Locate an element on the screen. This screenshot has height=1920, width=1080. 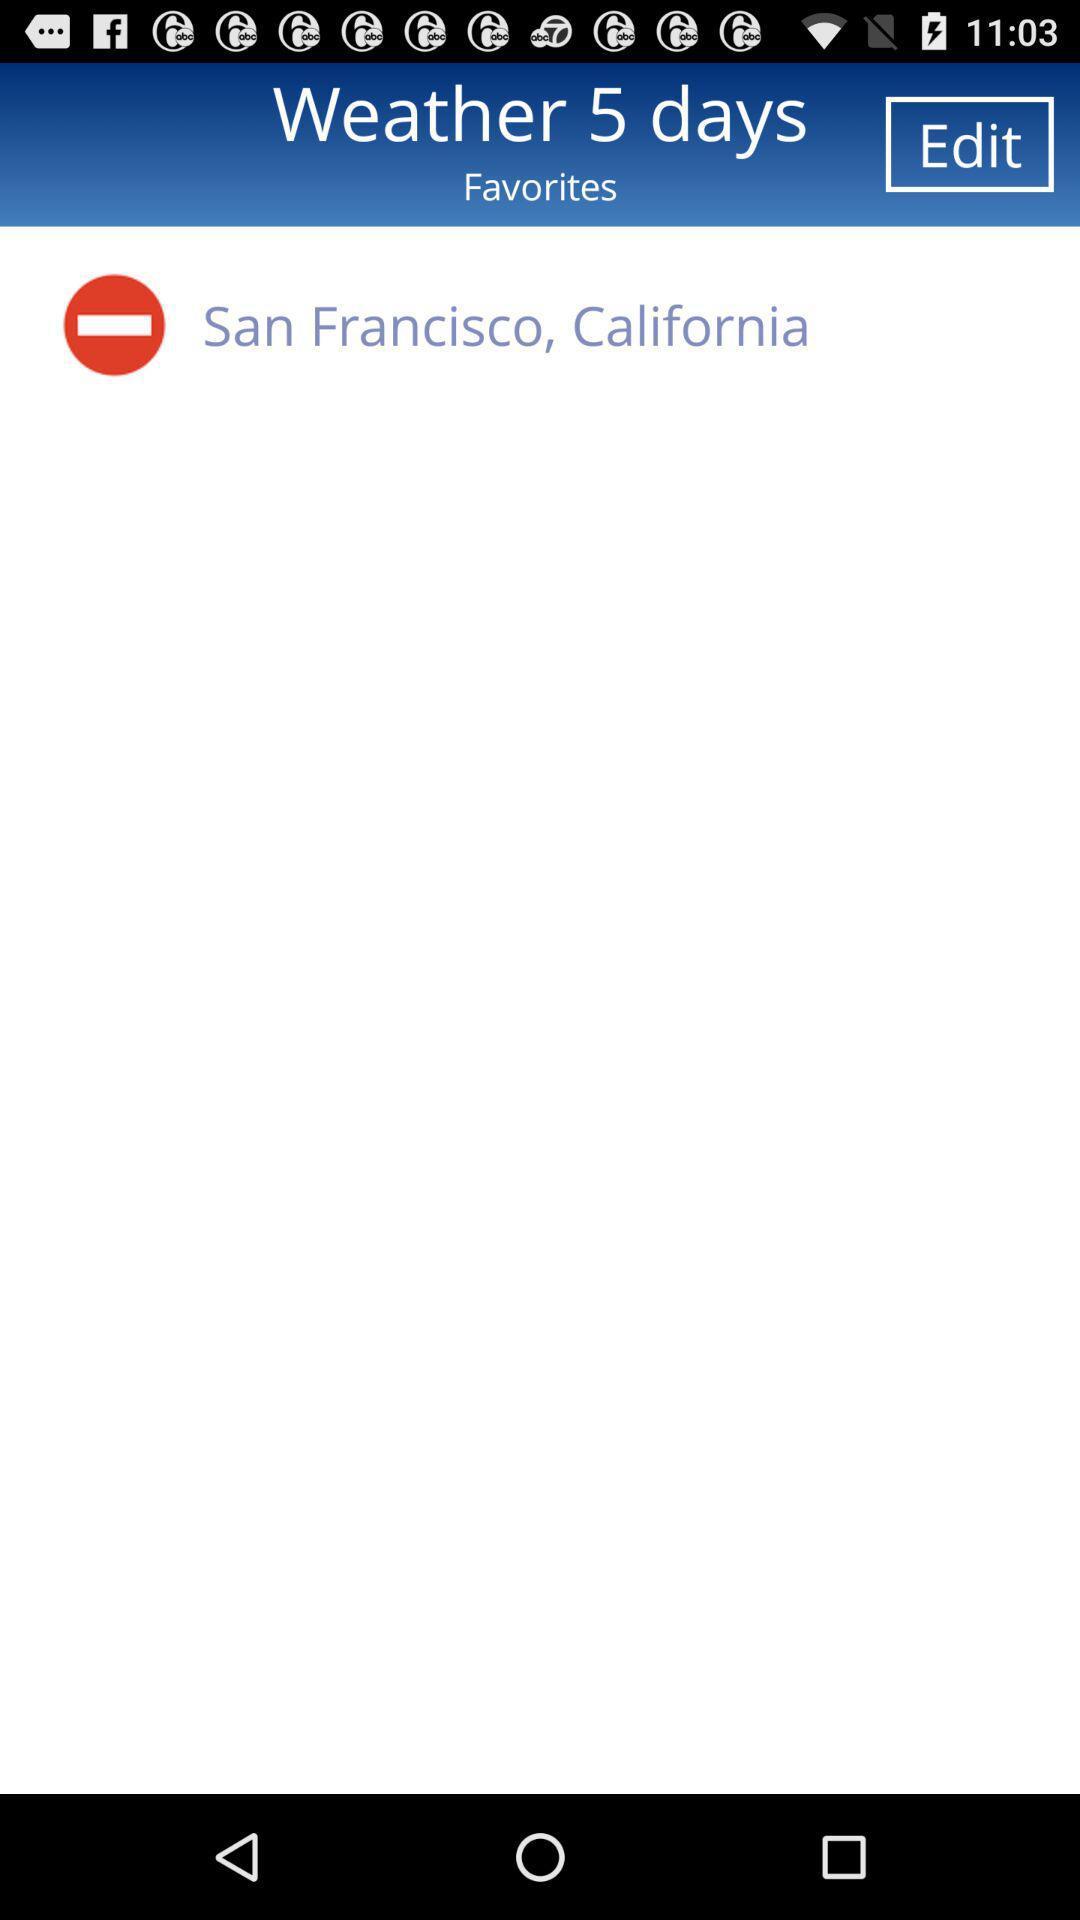
the item below favorites is located at coordinates (505, 324).